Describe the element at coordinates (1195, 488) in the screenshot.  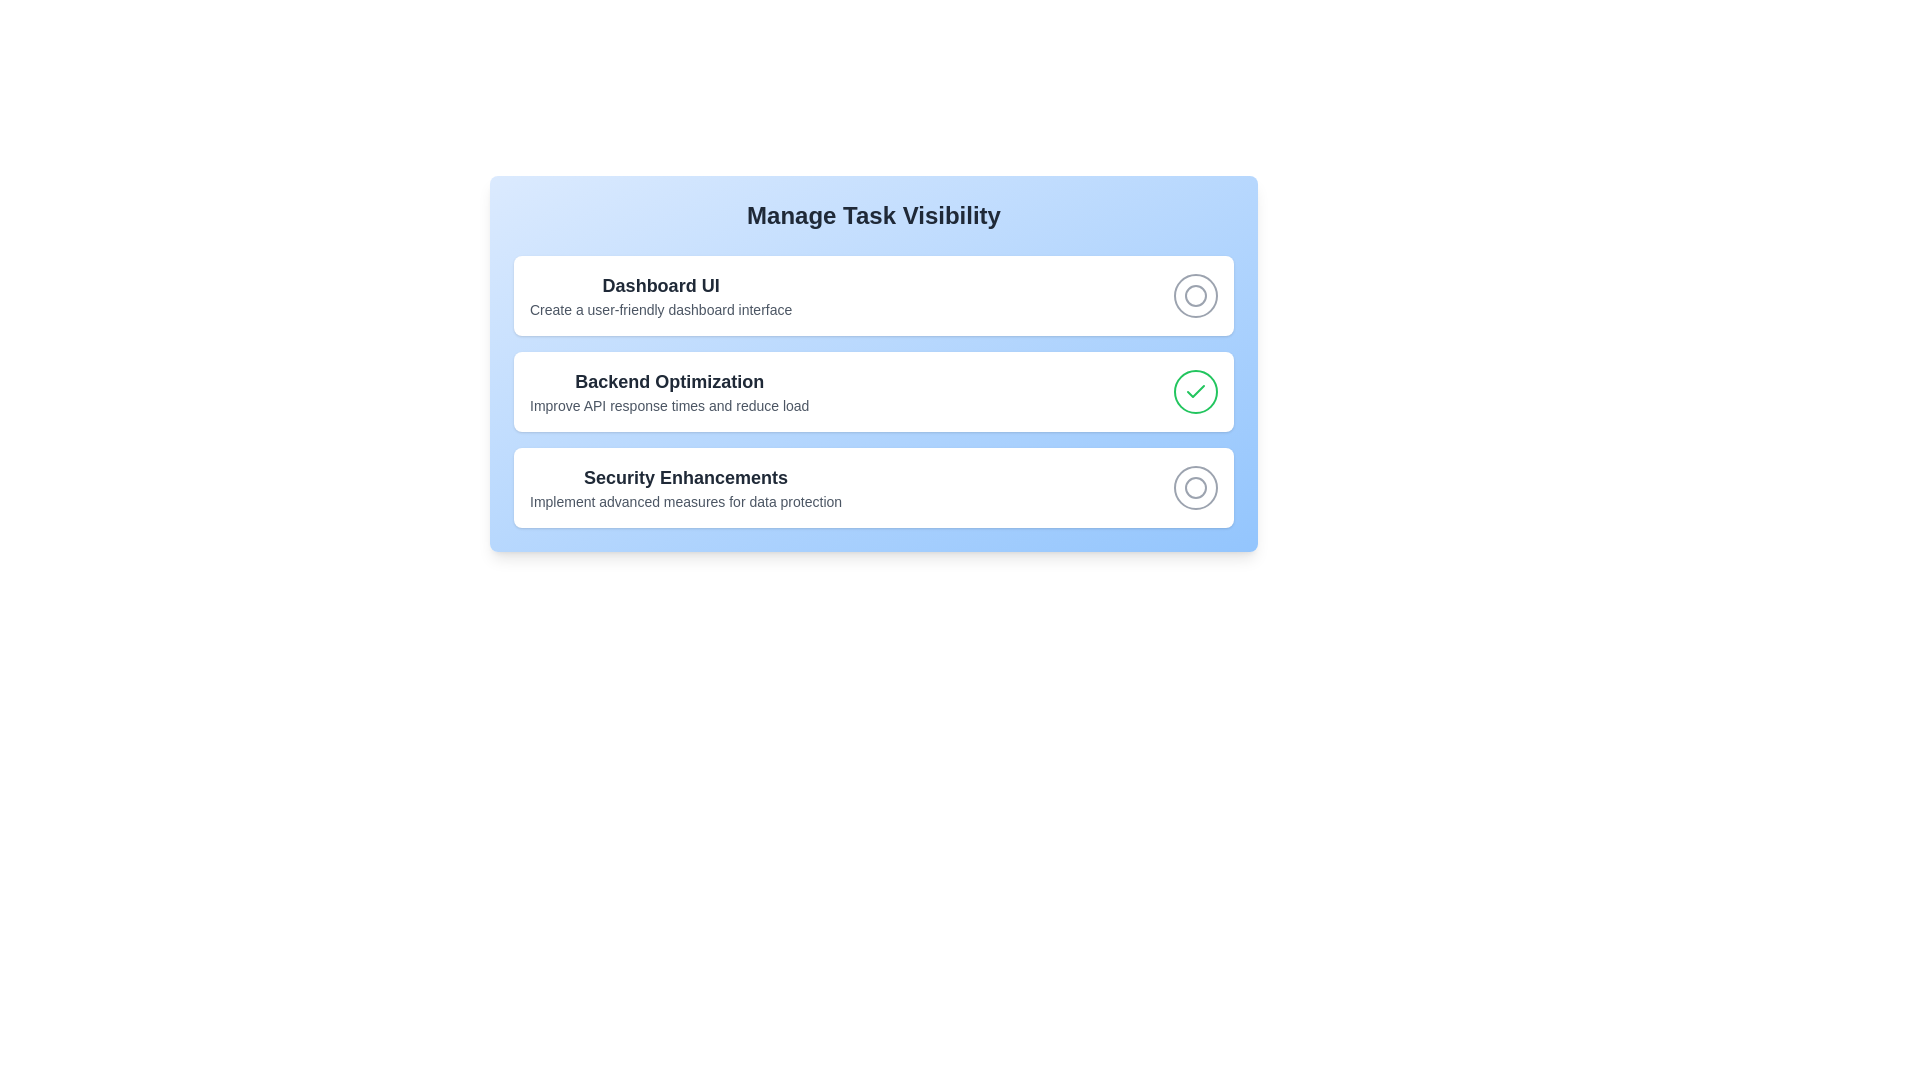
I see `the circular status indicator icon positioned to the far right of the first task list item labeled 'Dashboard UI'` at that location.